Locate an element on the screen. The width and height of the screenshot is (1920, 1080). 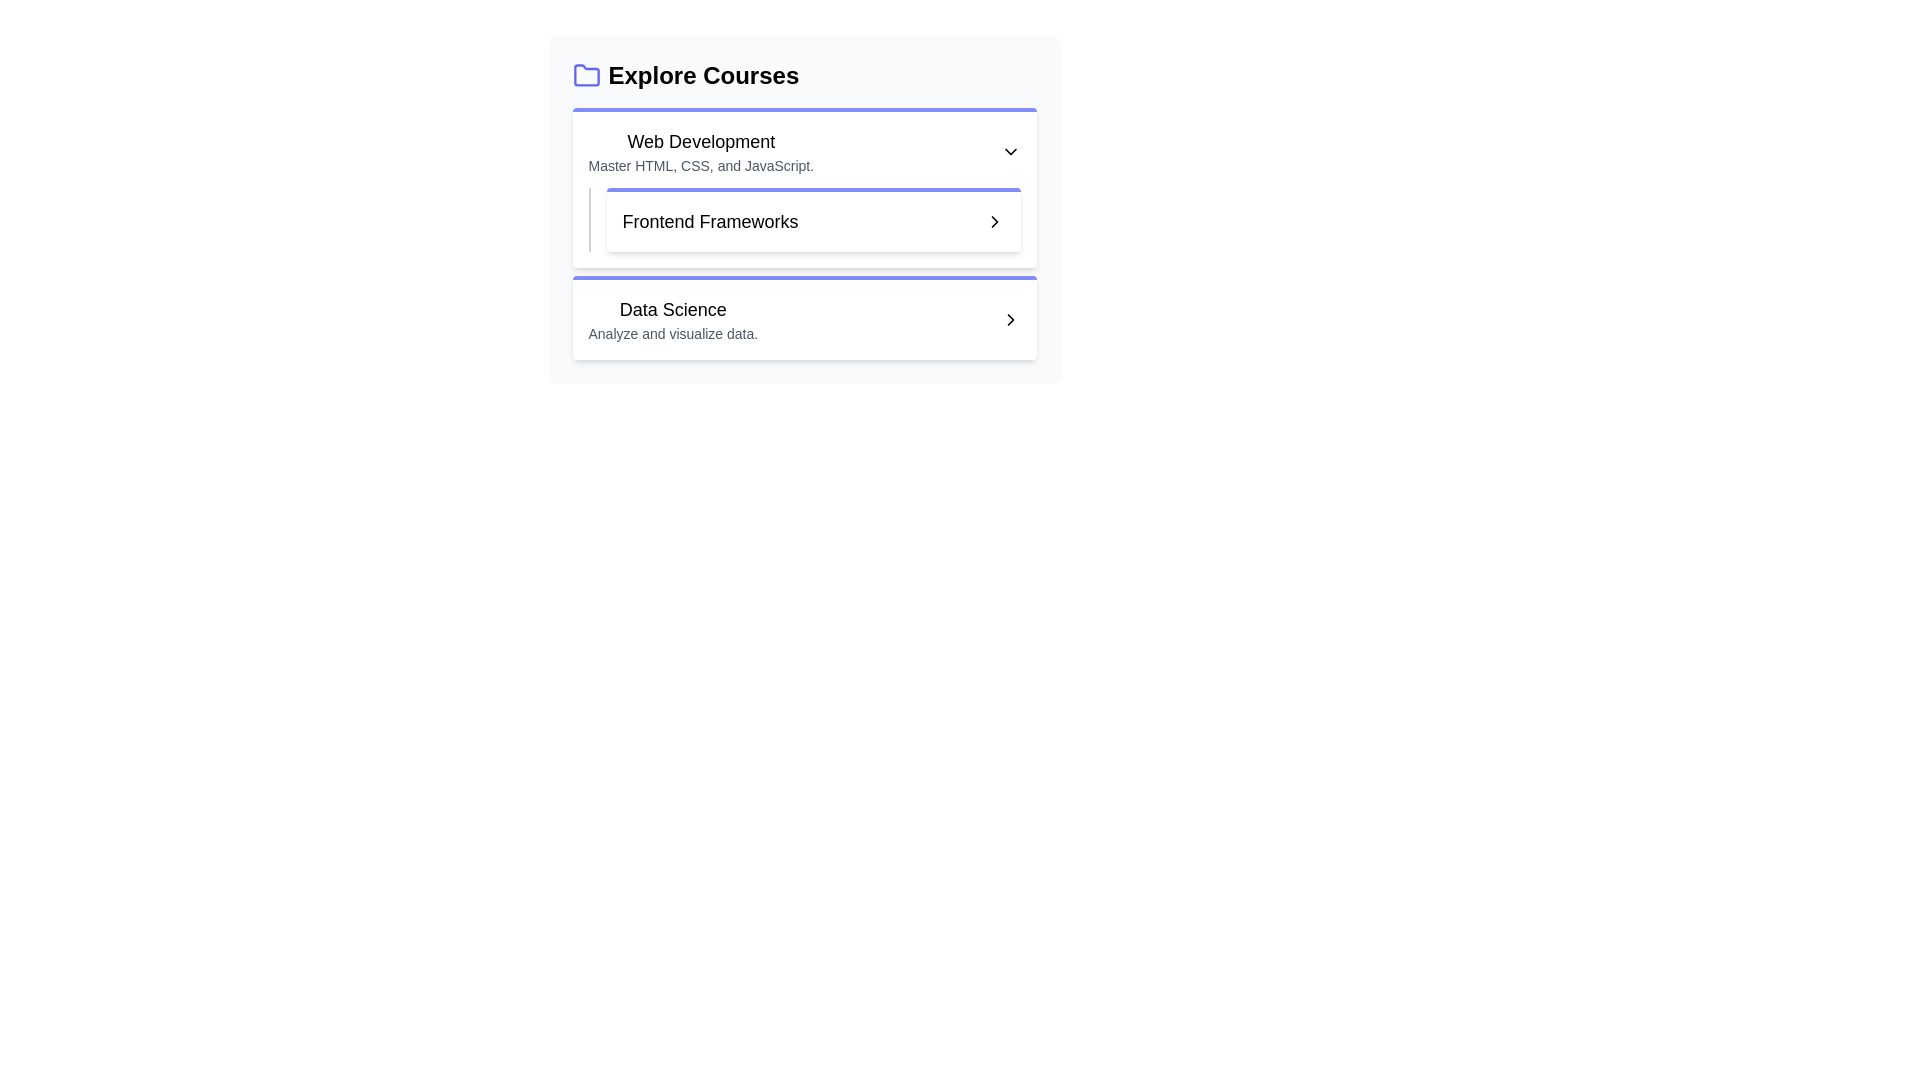
on the 'Frontend Frameworks' clickable list item, which is styled with a white background and an indigo-colored top border is located at coordinates (813, 219).